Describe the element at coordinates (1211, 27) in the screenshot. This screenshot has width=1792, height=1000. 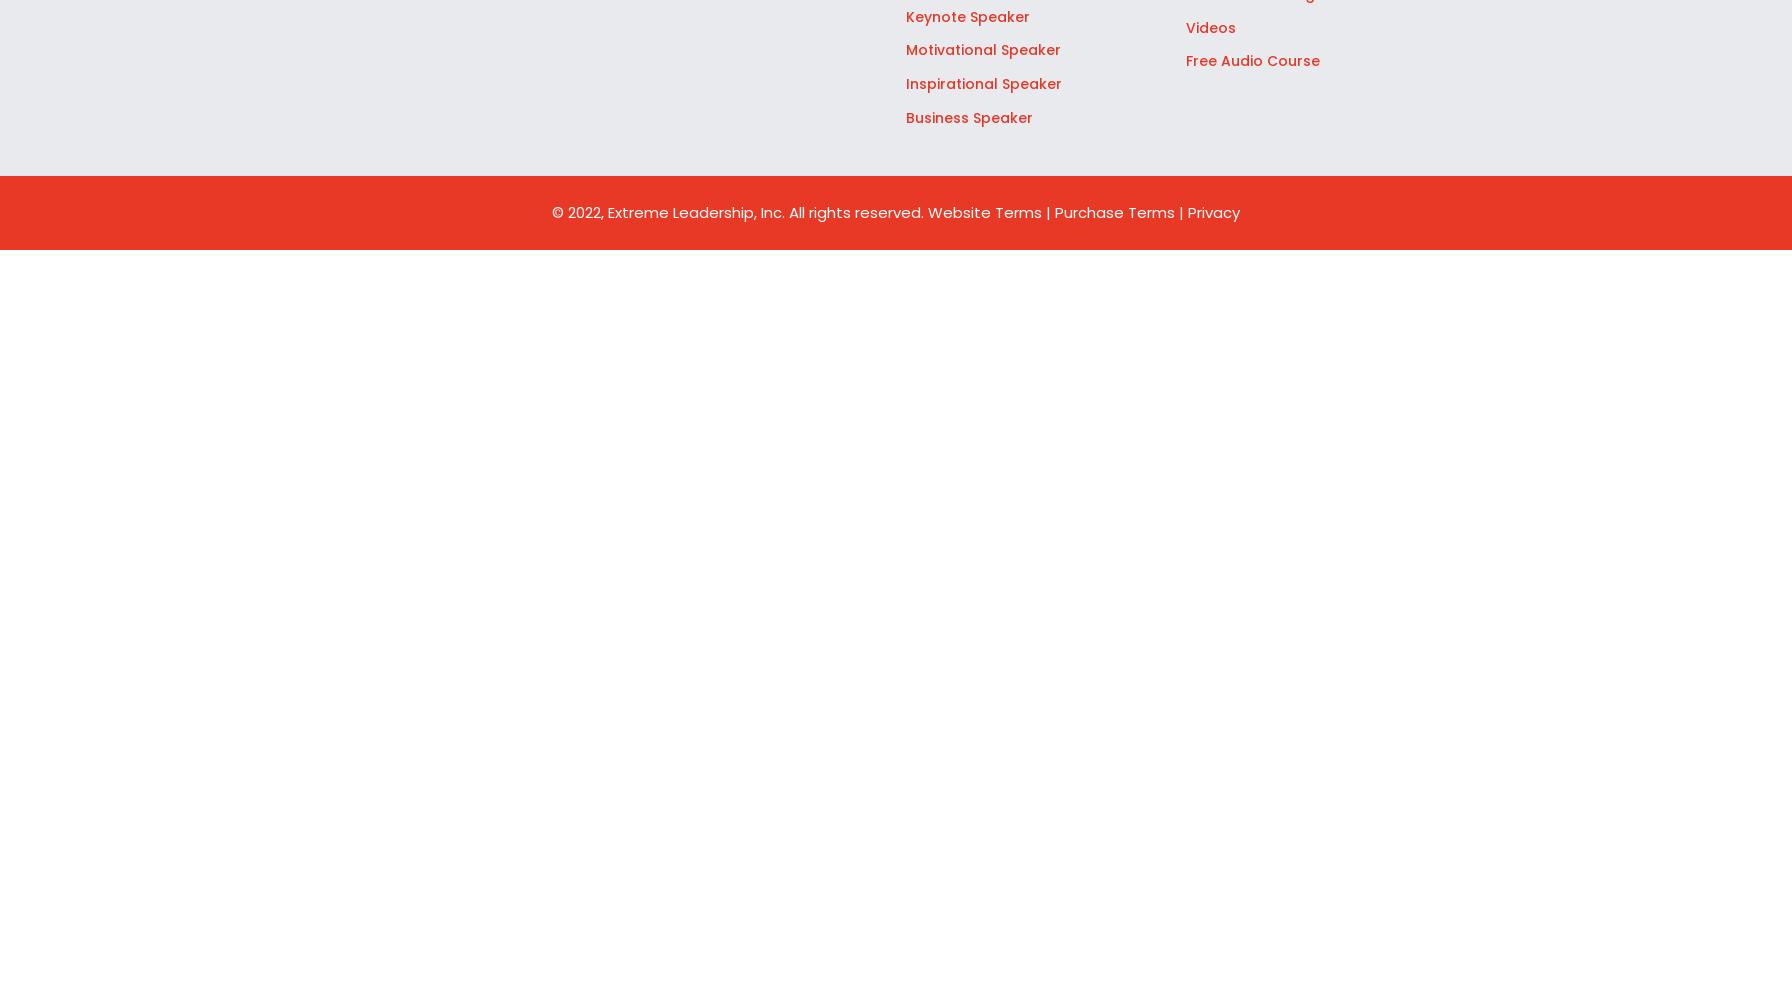
I see `'Videos'` at that location.